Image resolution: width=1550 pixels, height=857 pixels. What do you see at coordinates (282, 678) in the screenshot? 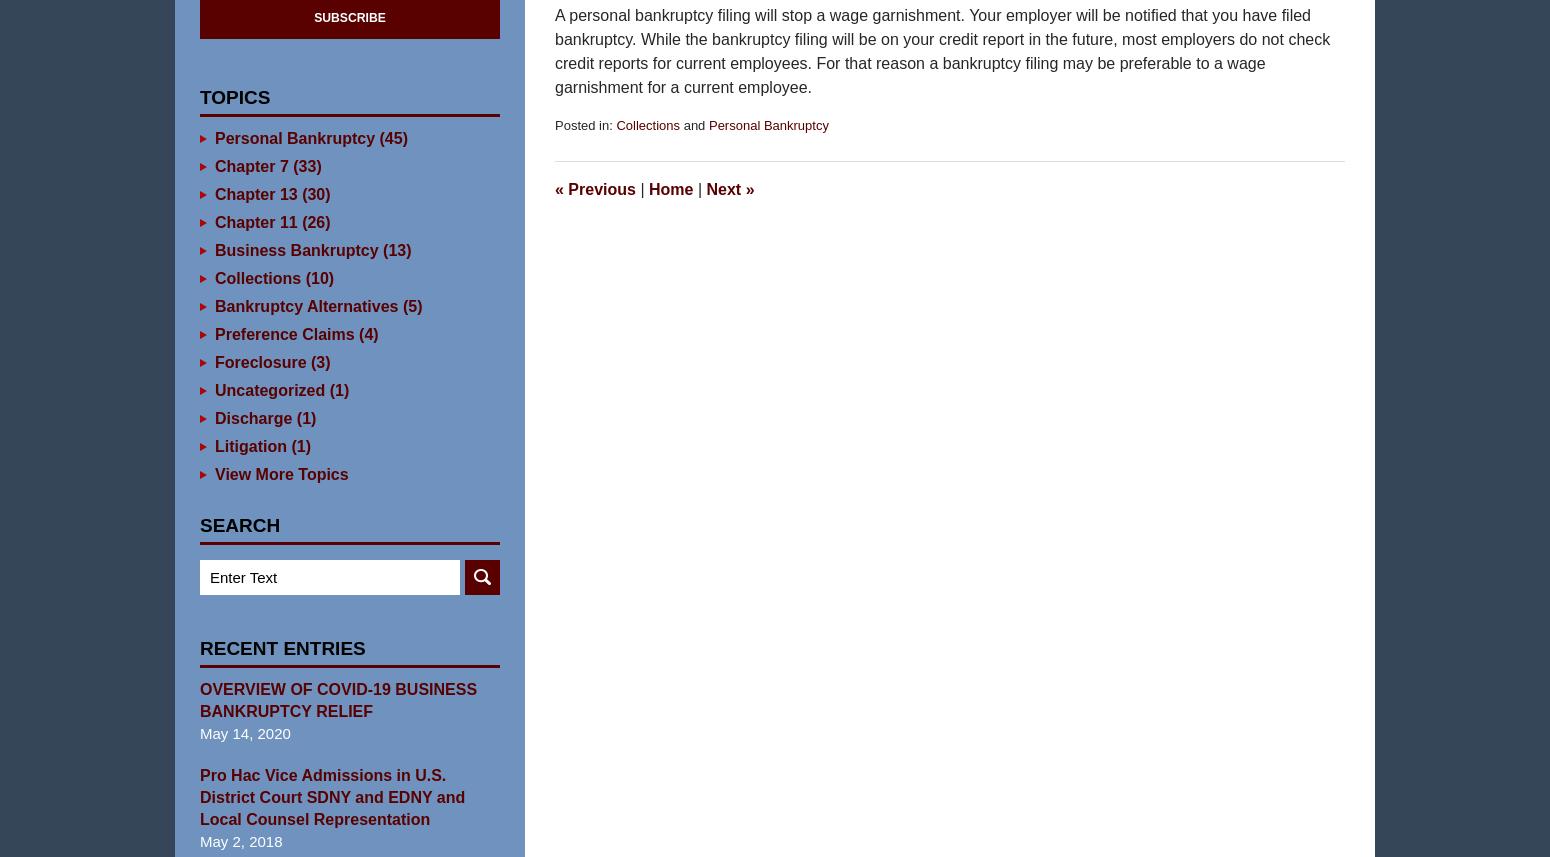
I see `'Recent Entries'` at bounding box center [282, 678].